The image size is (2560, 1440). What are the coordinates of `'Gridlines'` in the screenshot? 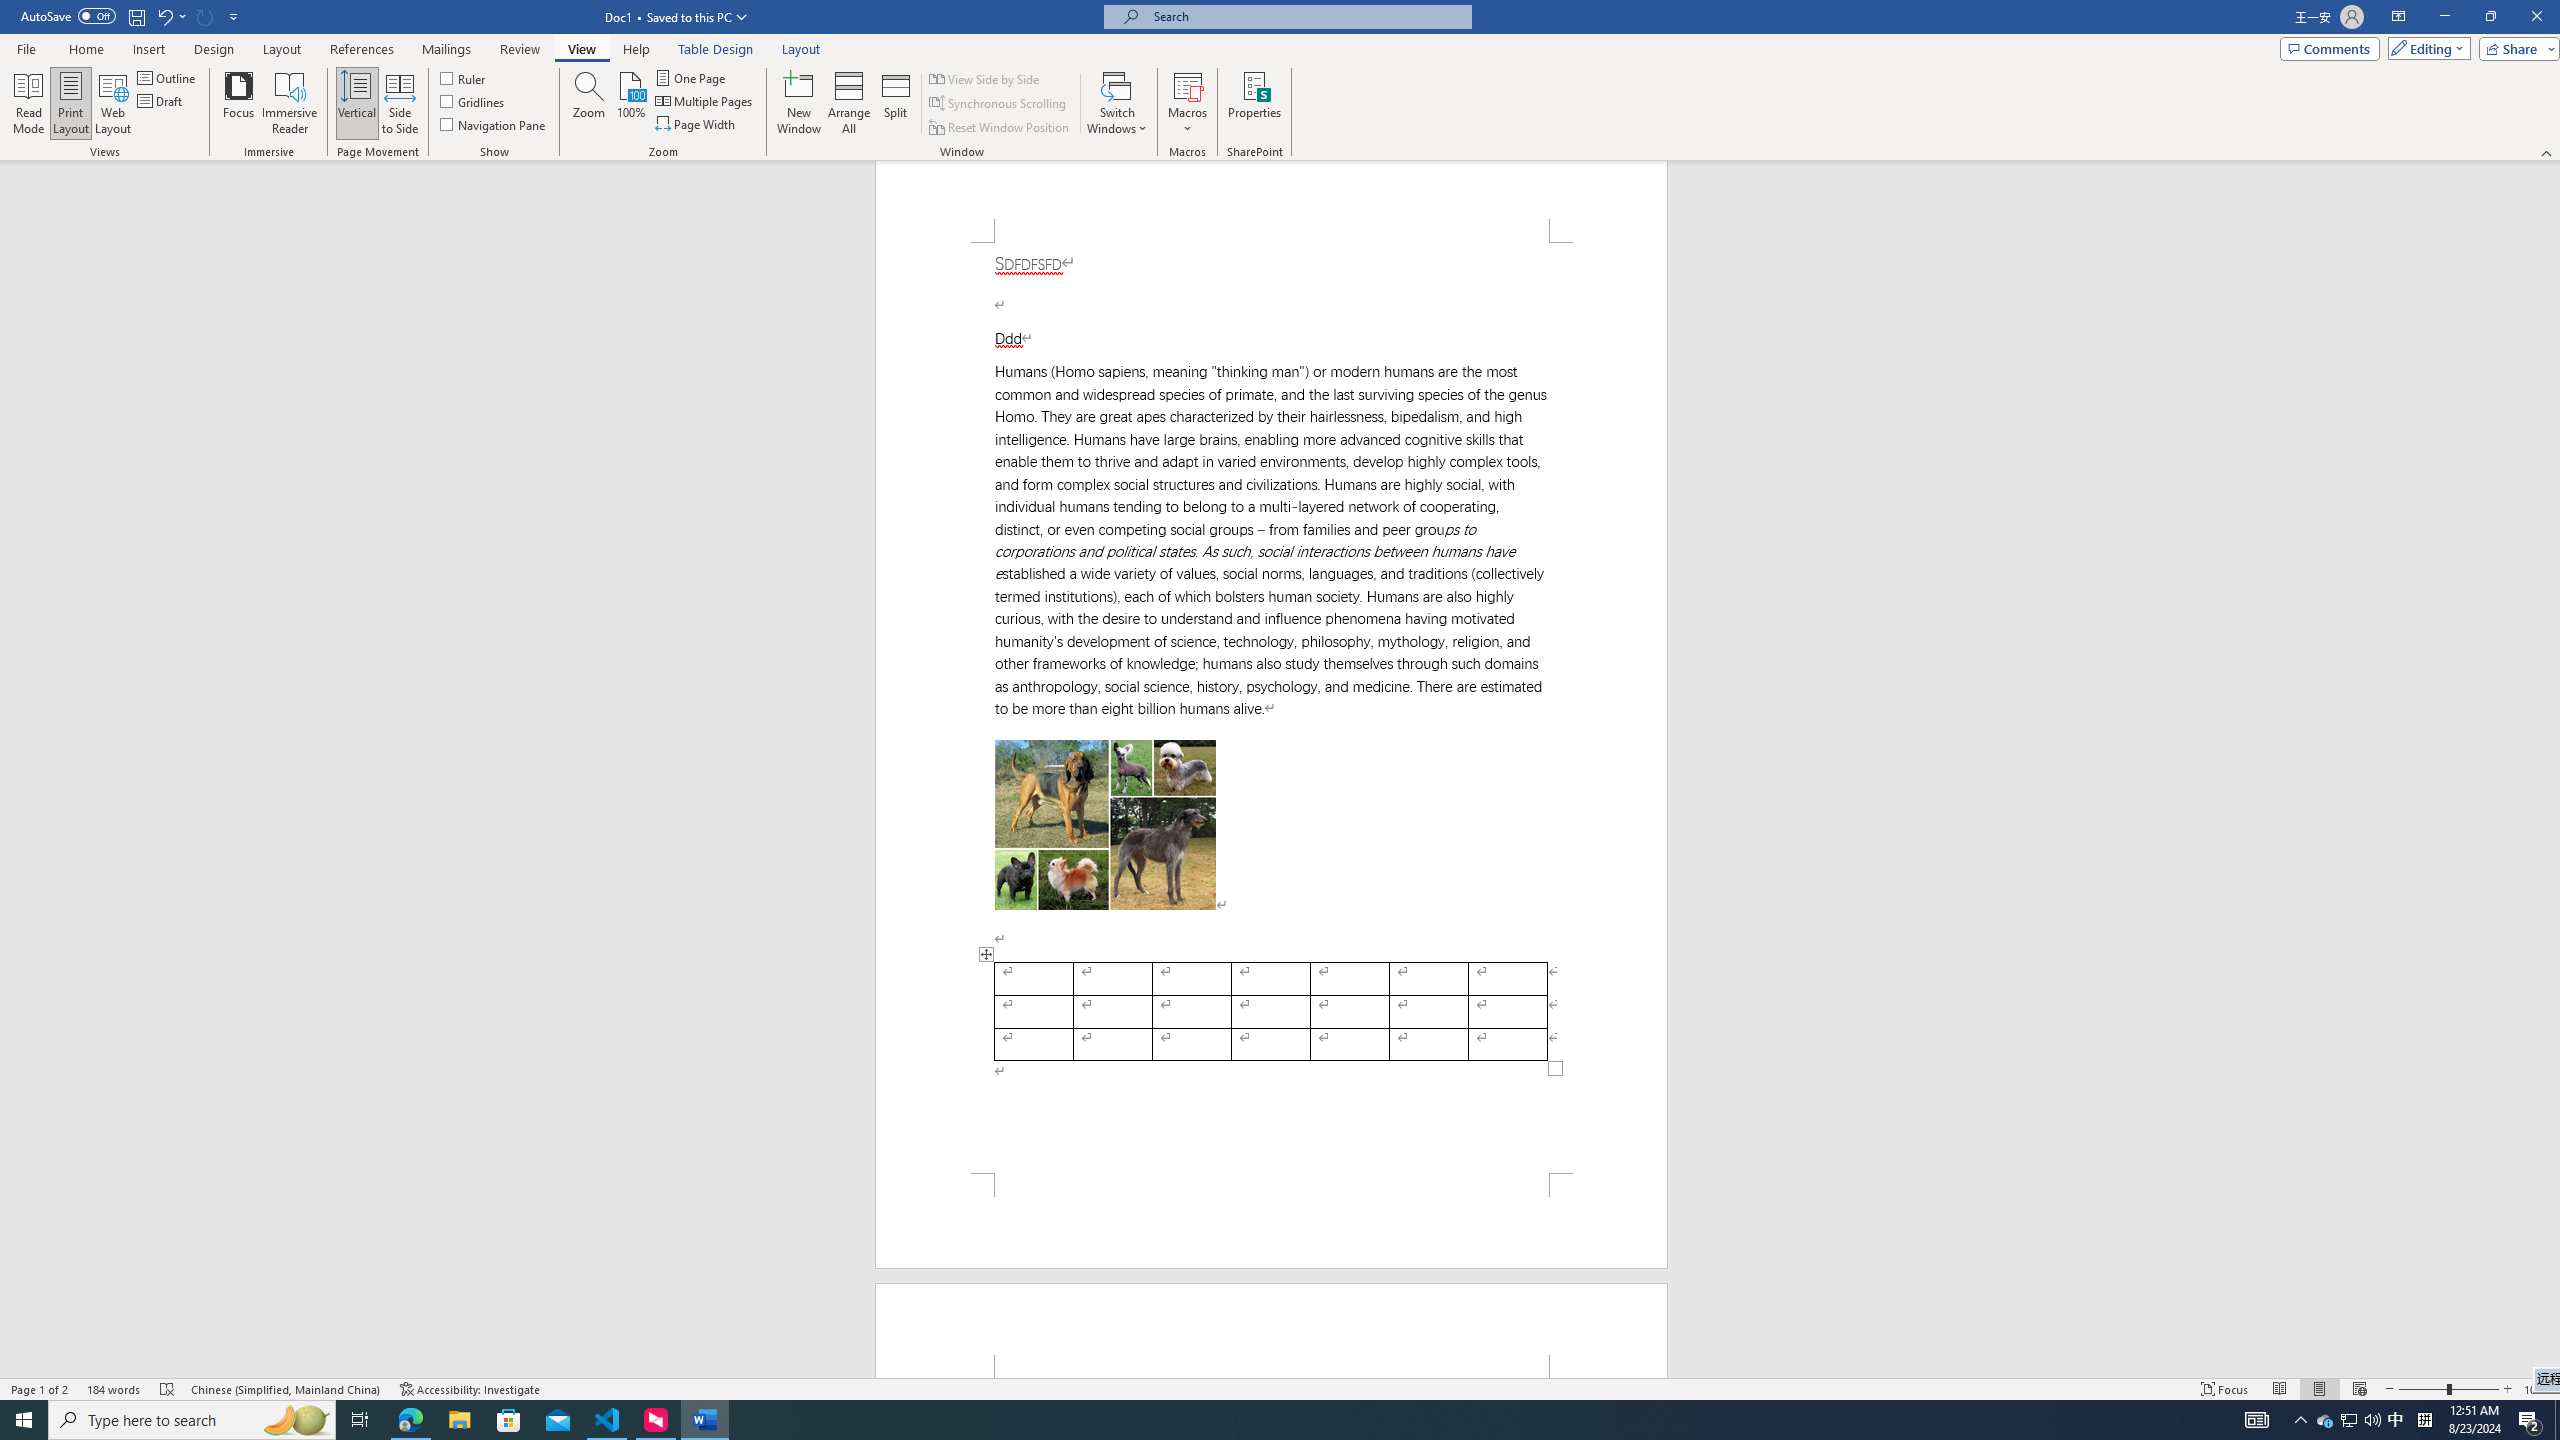 It's located at (473, 99).